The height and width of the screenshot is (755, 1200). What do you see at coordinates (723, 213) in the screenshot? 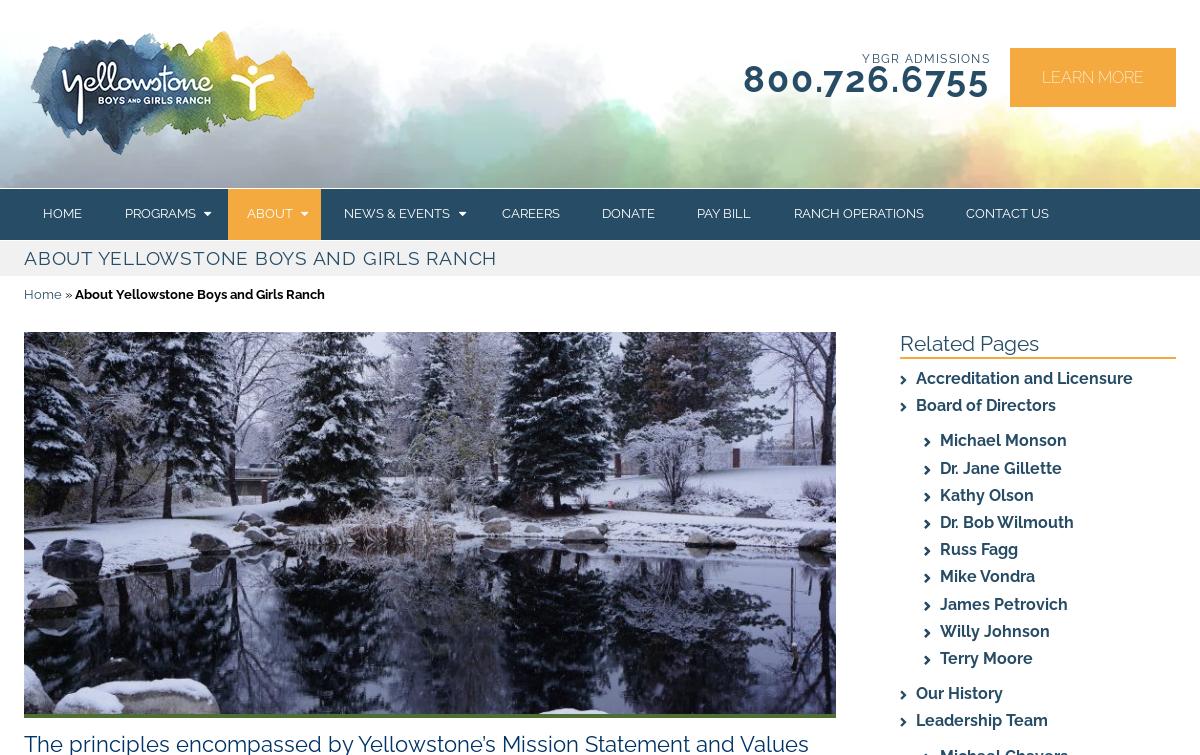
I see `'Pay Bill'` at bounding box center [723, 213].